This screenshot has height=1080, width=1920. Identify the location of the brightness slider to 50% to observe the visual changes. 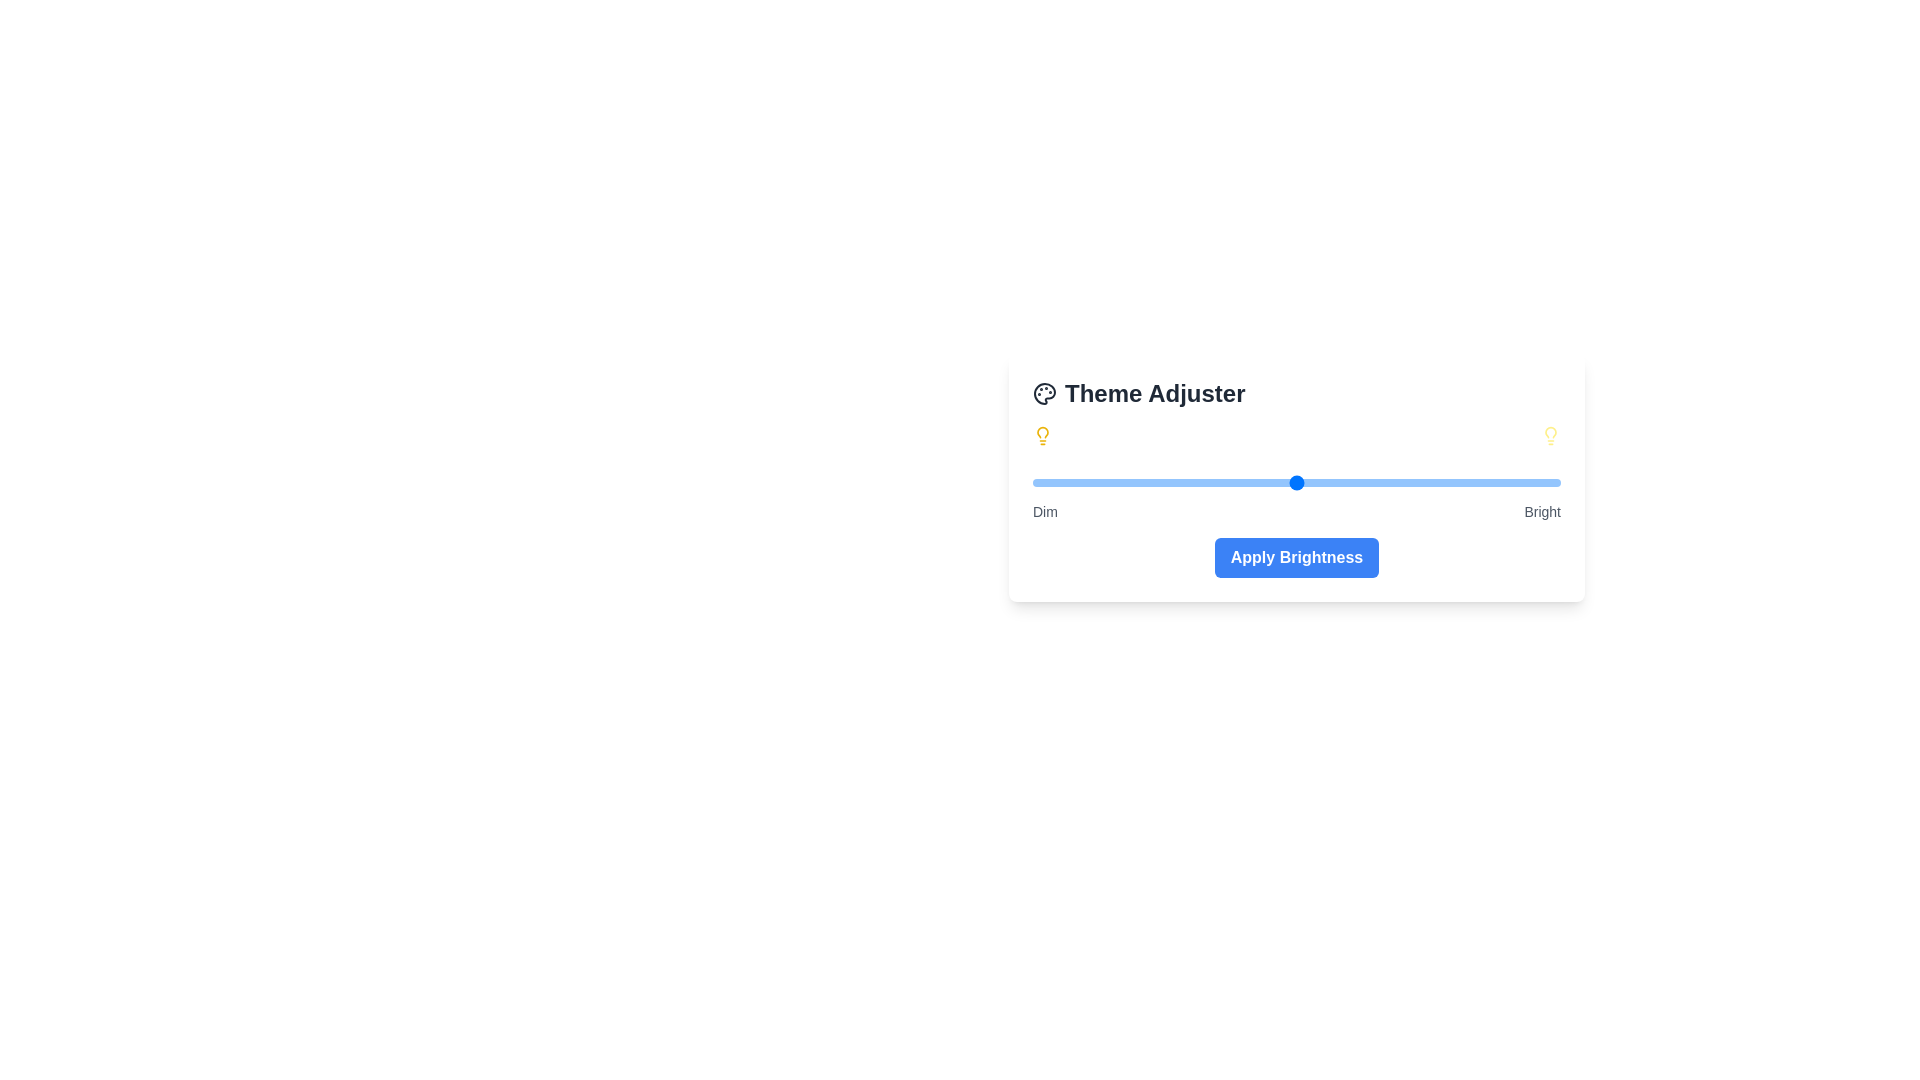
(1296, 482).